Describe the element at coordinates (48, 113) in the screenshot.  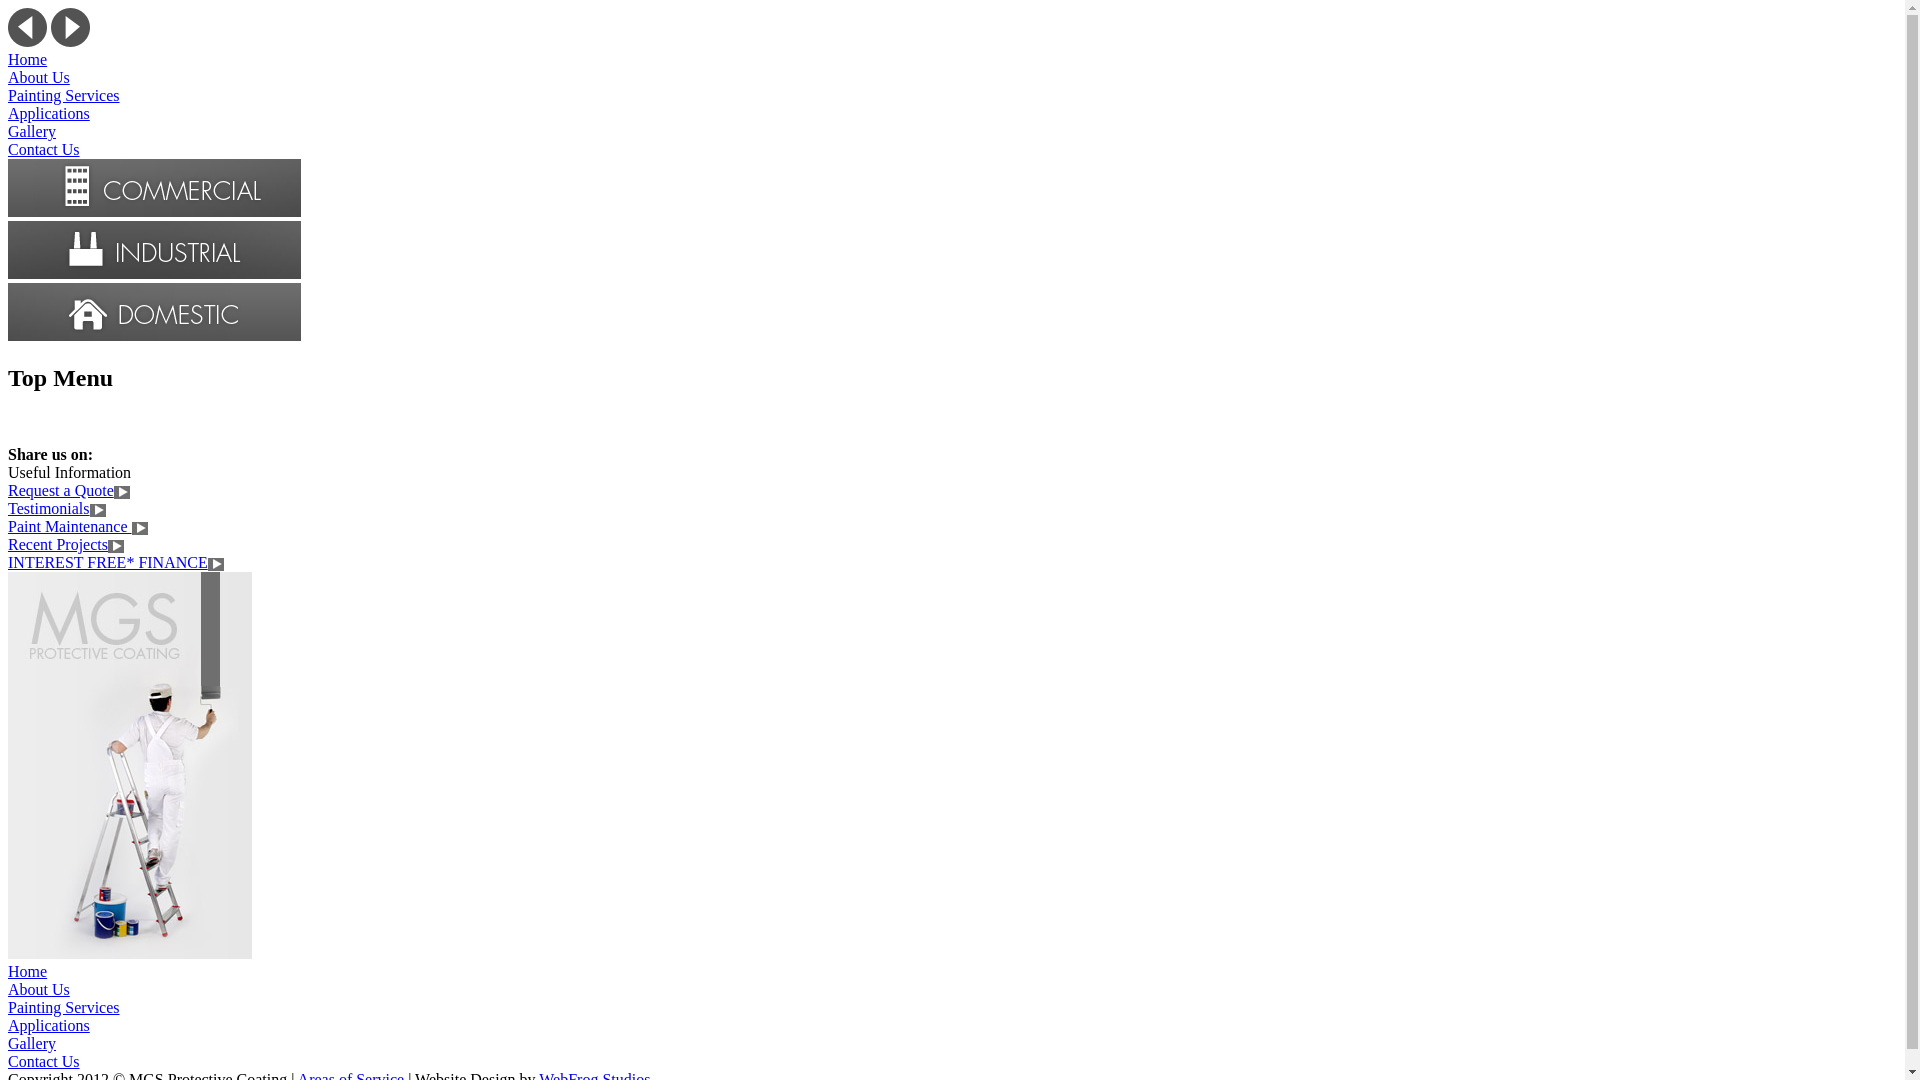
I see `'Applications'` at that location.